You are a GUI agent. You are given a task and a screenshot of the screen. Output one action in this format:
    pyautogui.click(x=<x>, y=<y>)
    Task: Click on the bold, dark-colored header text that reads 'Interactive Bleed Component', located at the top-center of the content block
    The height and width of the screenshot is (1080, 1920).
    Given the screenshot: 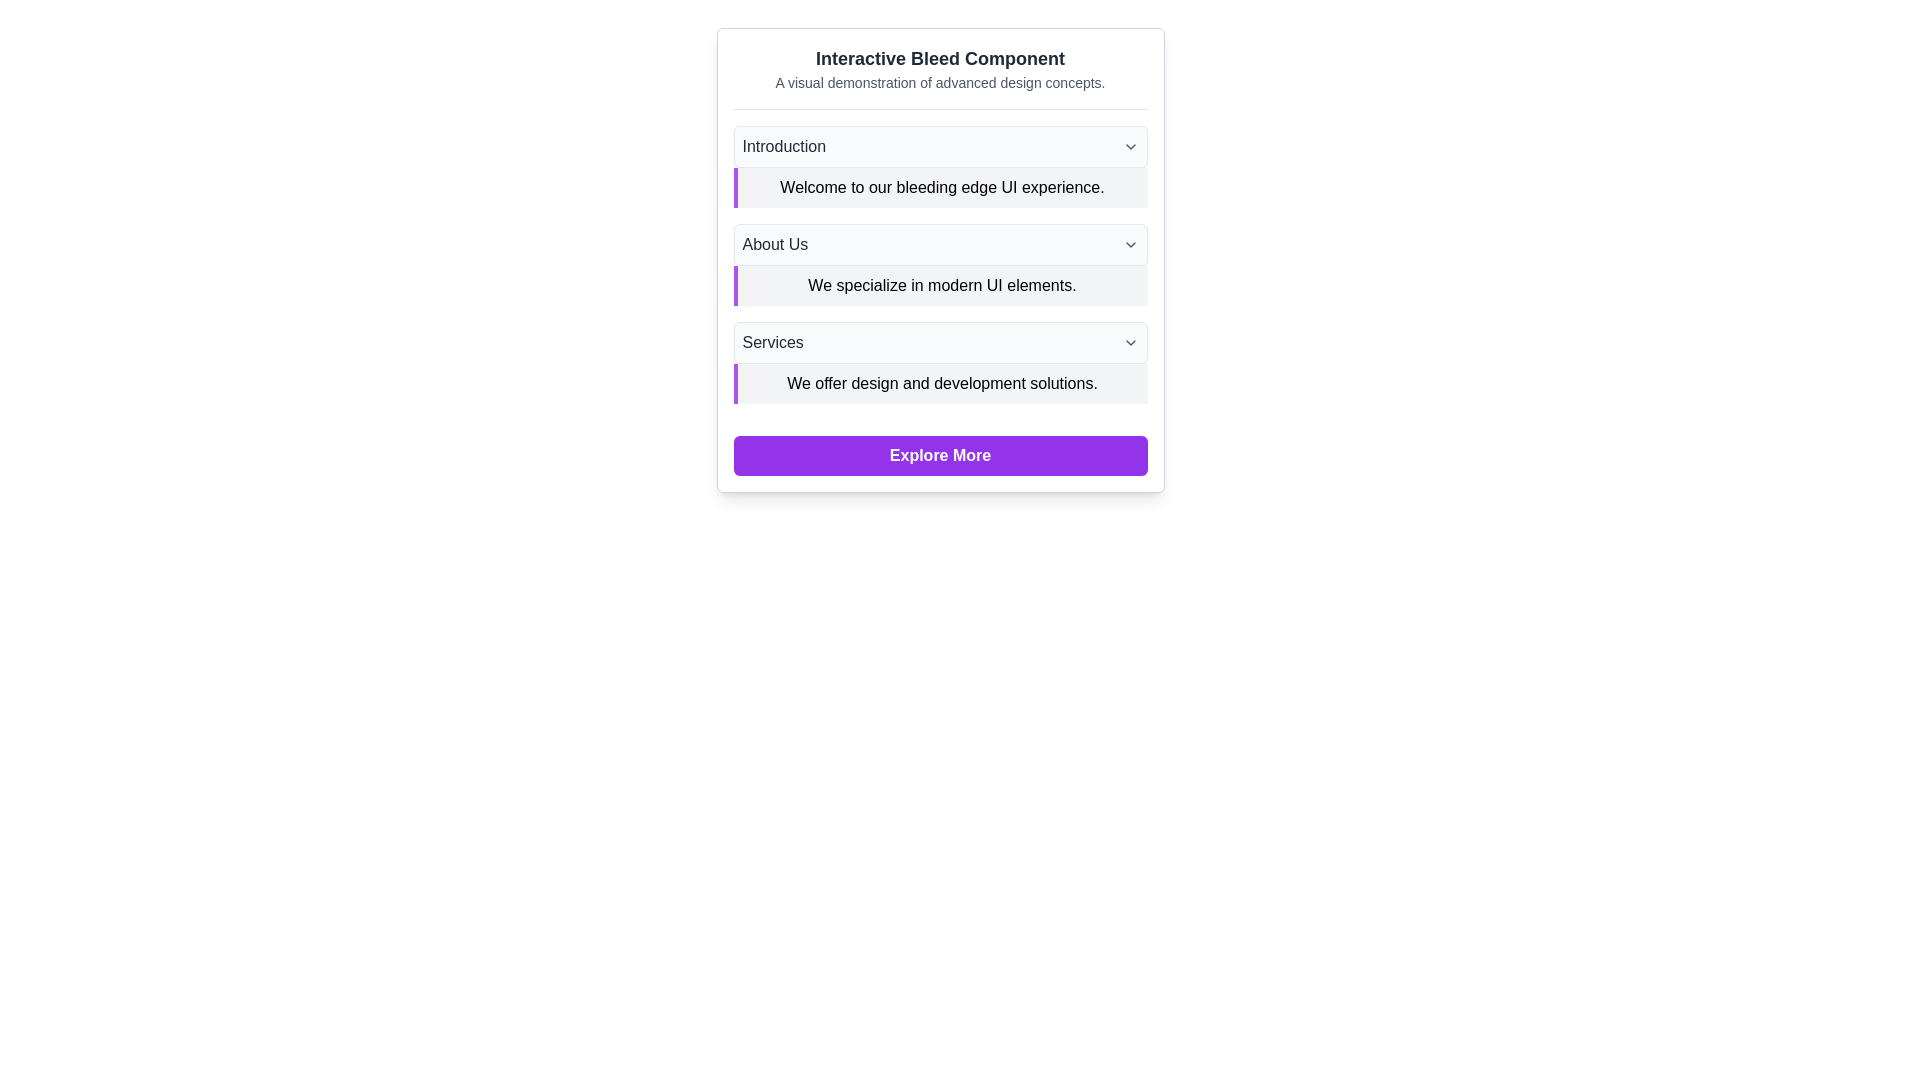 What is the action you would take?
    pyautogui.click(x=939, y=57)
    